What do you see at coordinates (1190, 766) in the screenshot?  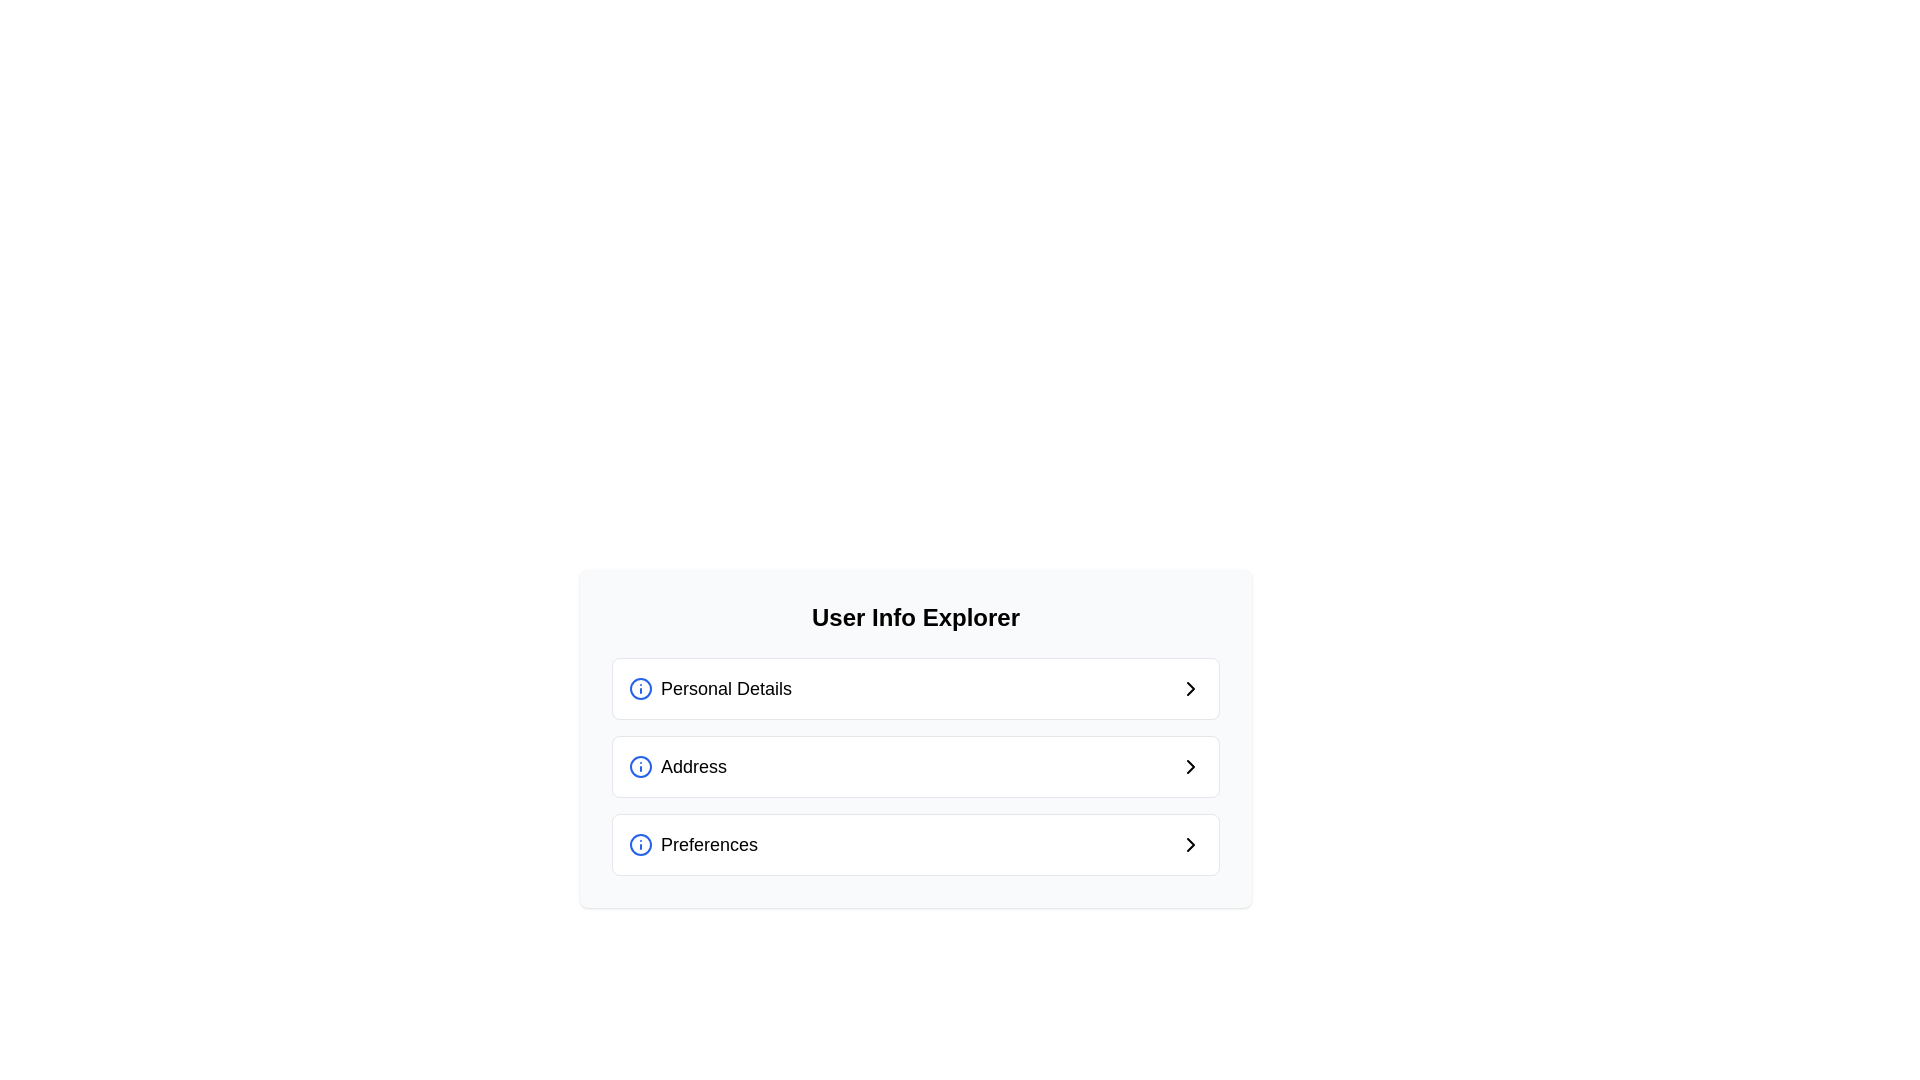 I see `the Chevron Icon located at the far right of the 'Address' row` at bounding box center [1190, 766].